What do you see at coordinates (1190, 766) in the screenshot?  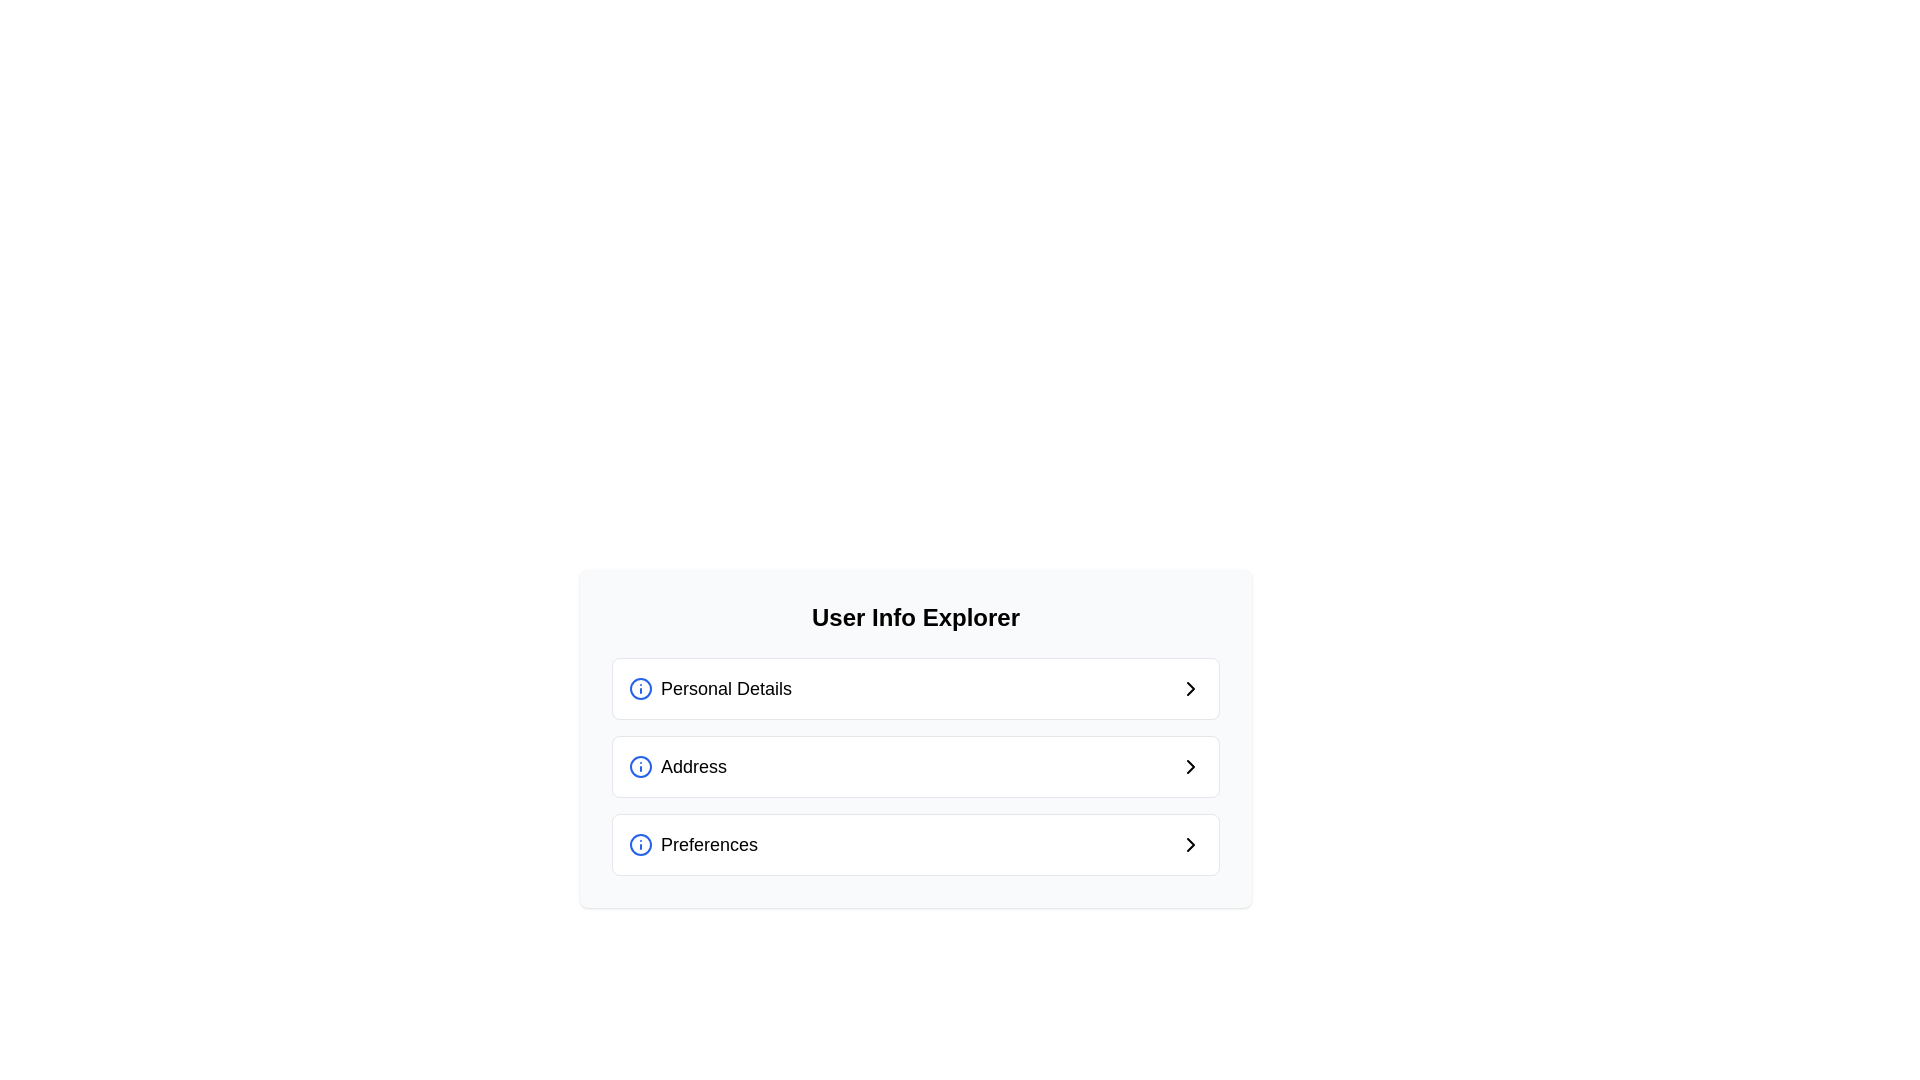 I see `the Chevron Icon located at the far right of the 'Address' row` at bounding box center [1190, 766].